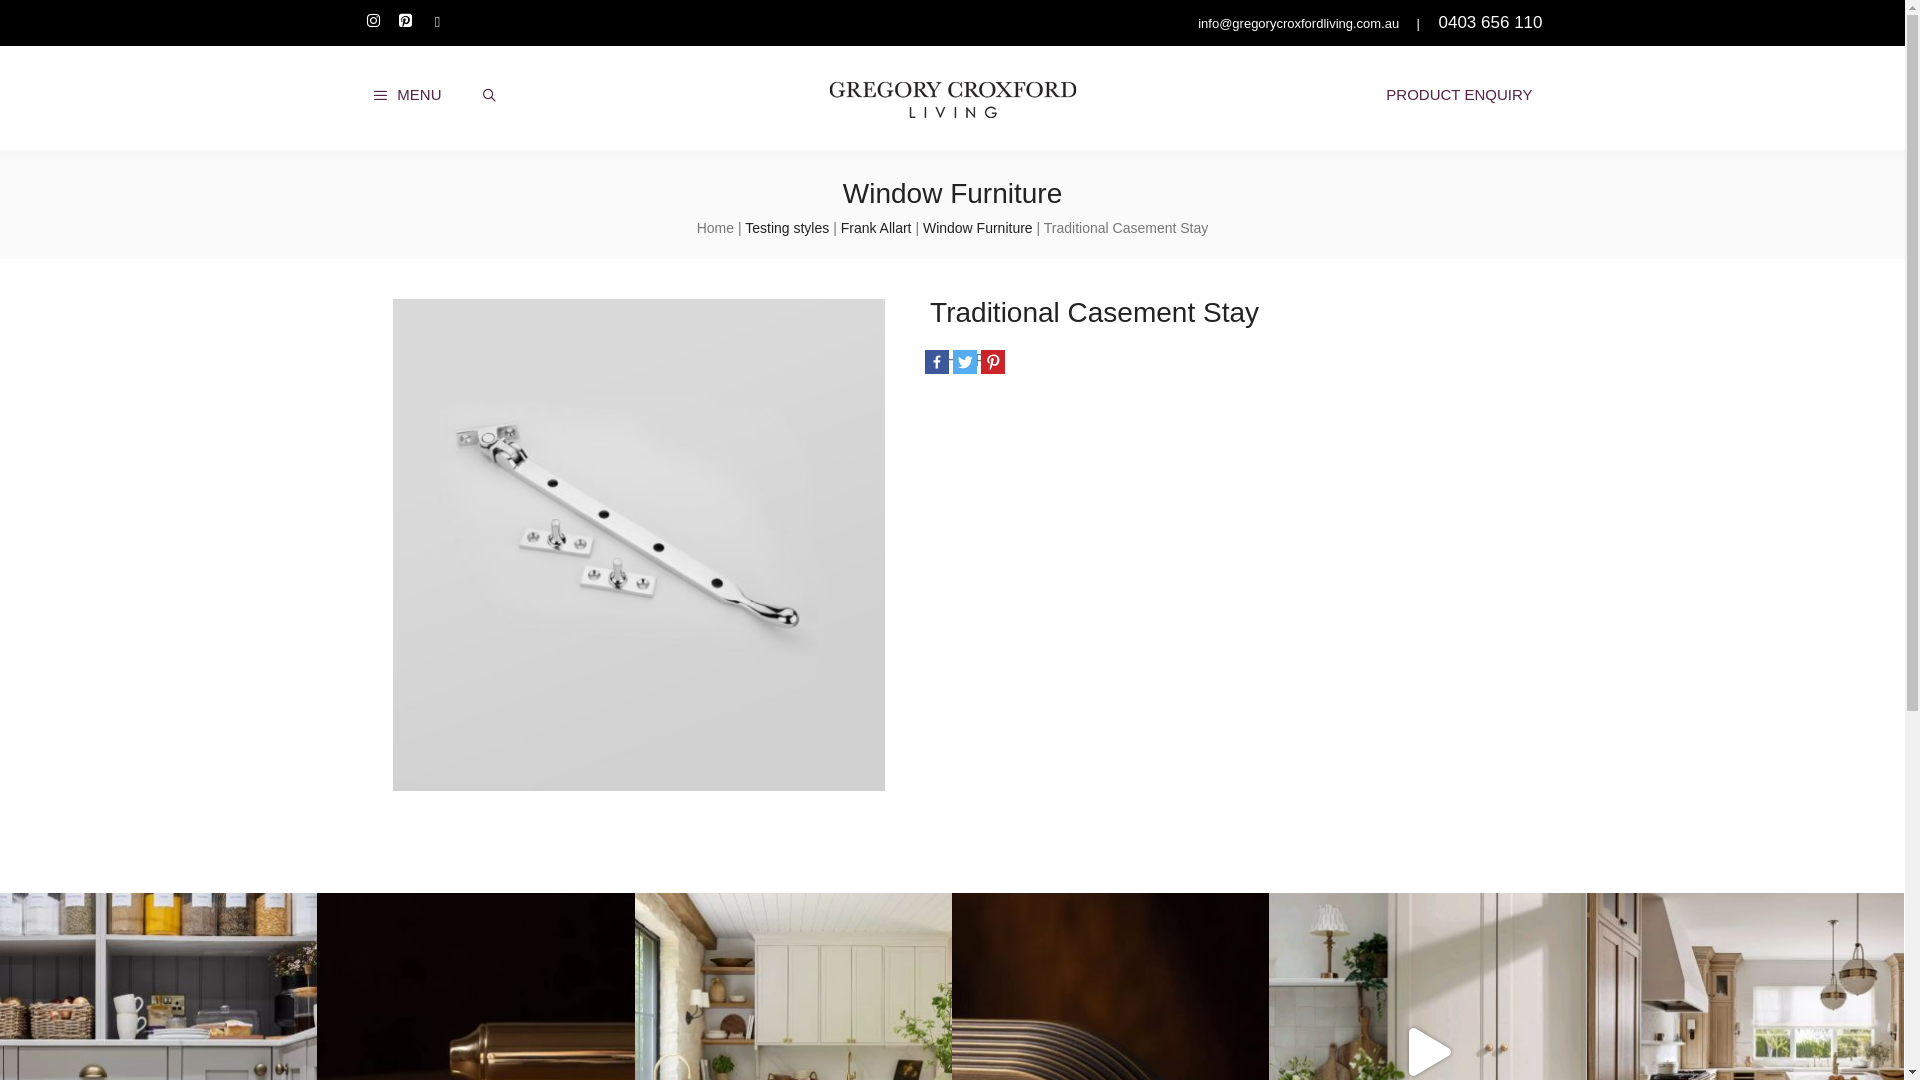 Image resolution: width=1920 pixels, height=1080 pixels. What do you see at coordinates (786, 226) in the screenshot?
I see `'Testing styles'` at bounding box center [786, 226].